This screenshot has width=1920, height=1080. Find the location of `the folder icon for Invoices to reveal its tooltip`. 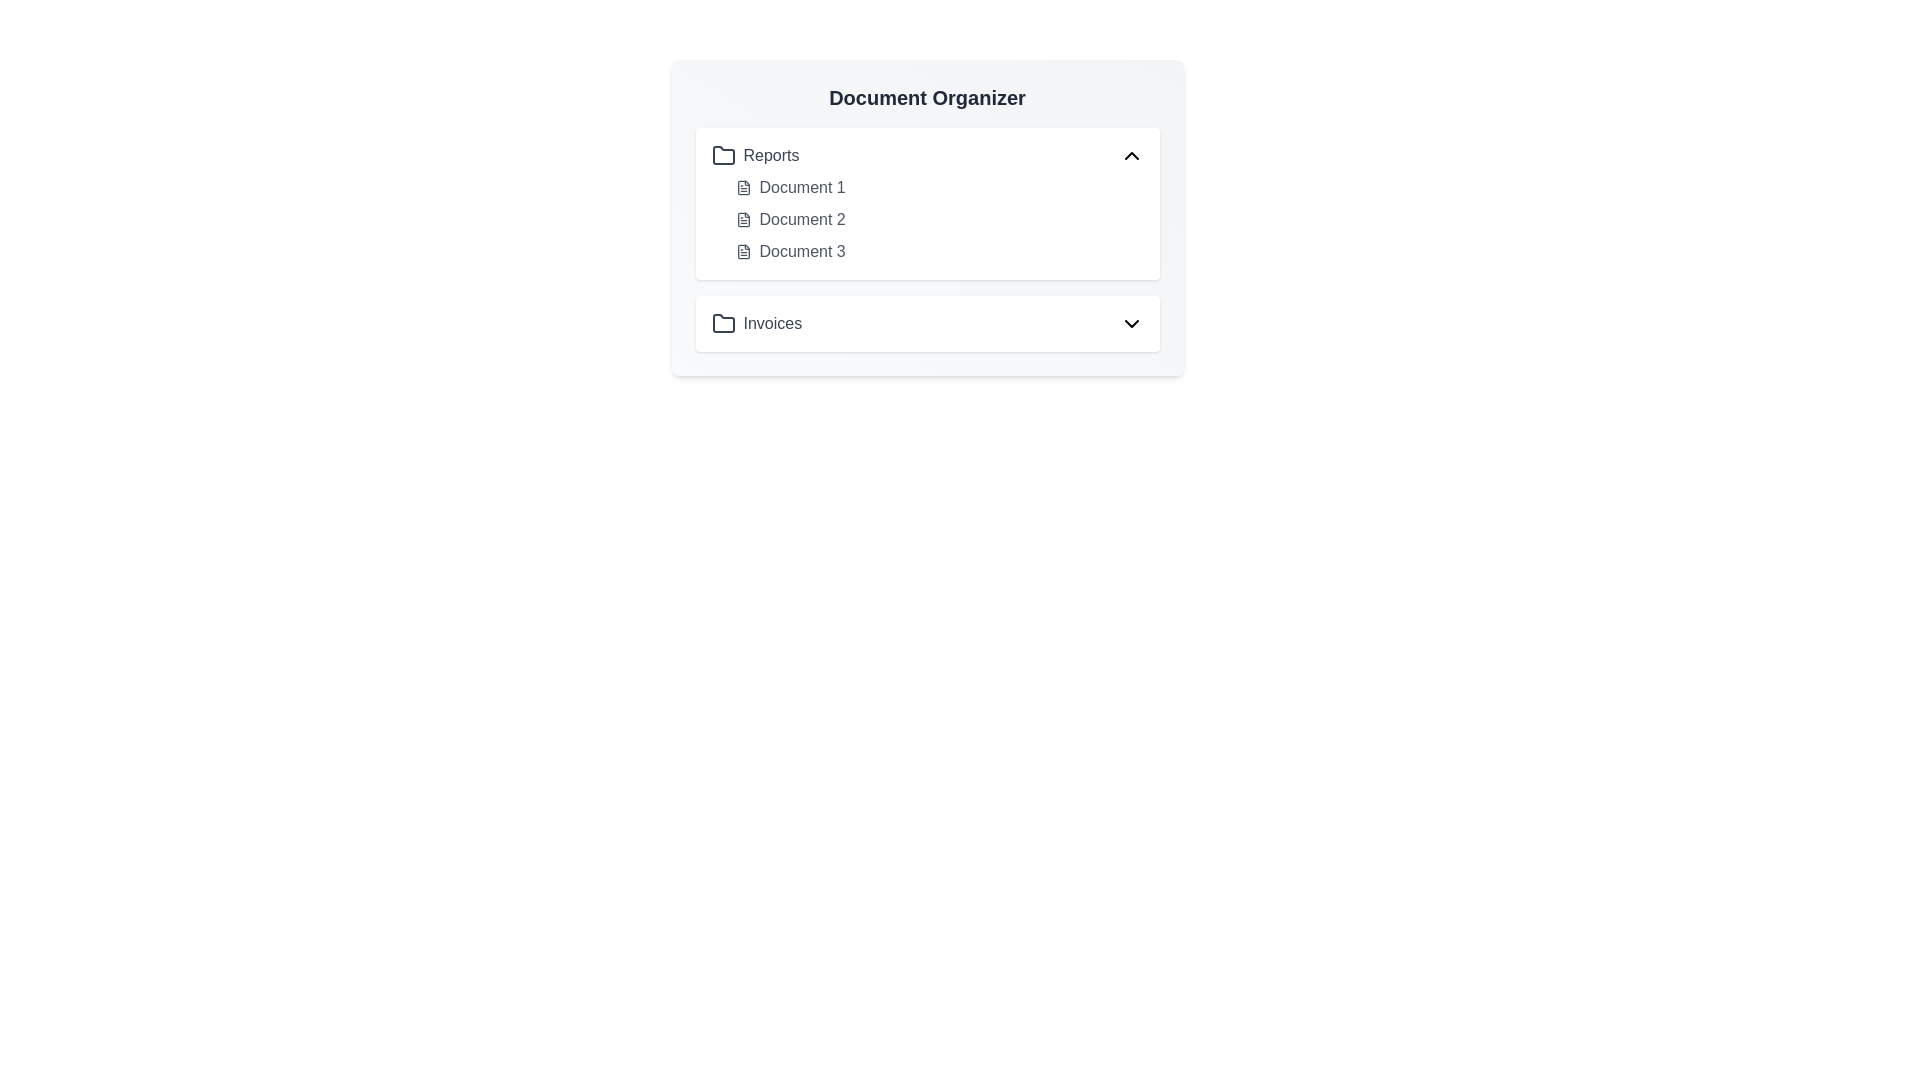

the folder icon for Invoices to reveal its tooltip is located at coordinates (722, 323).